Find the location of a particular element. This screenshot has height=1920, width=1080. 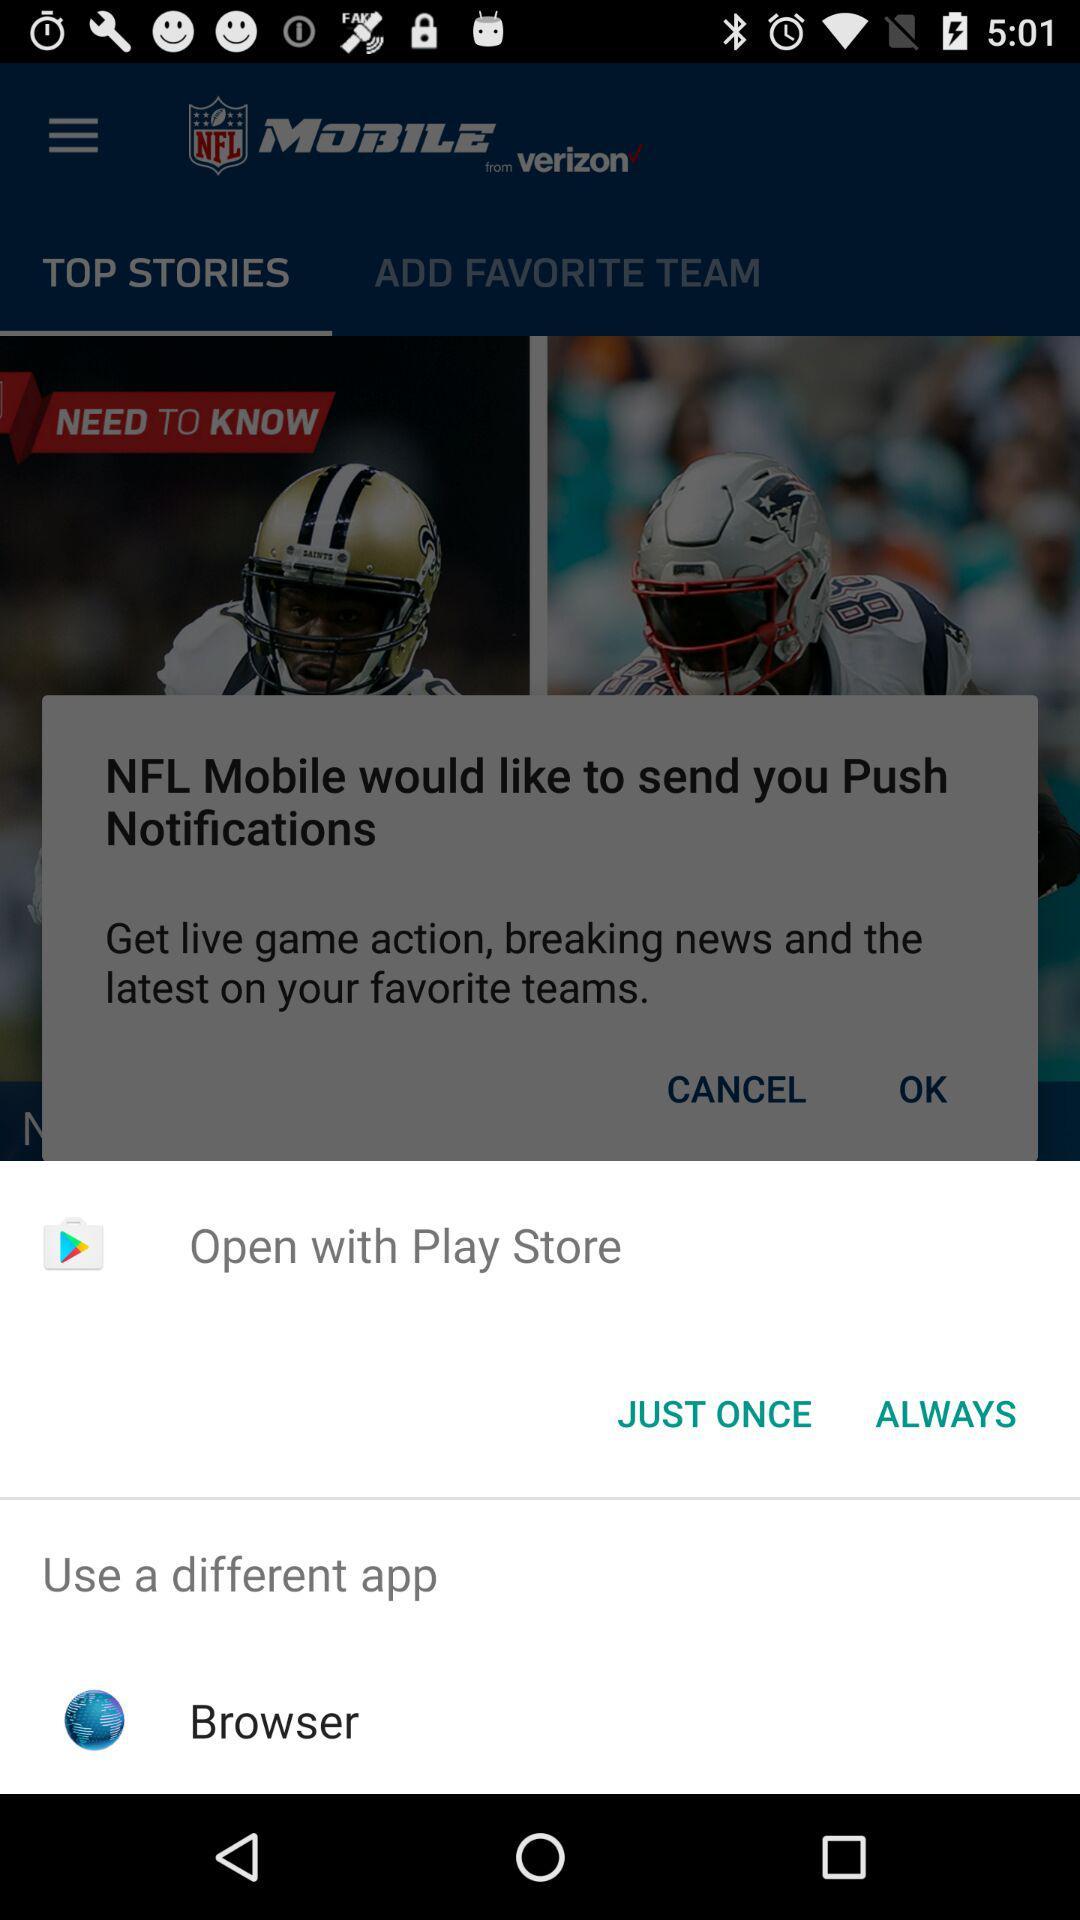

the icon next to the always button is located at coordinates (713, 1411).